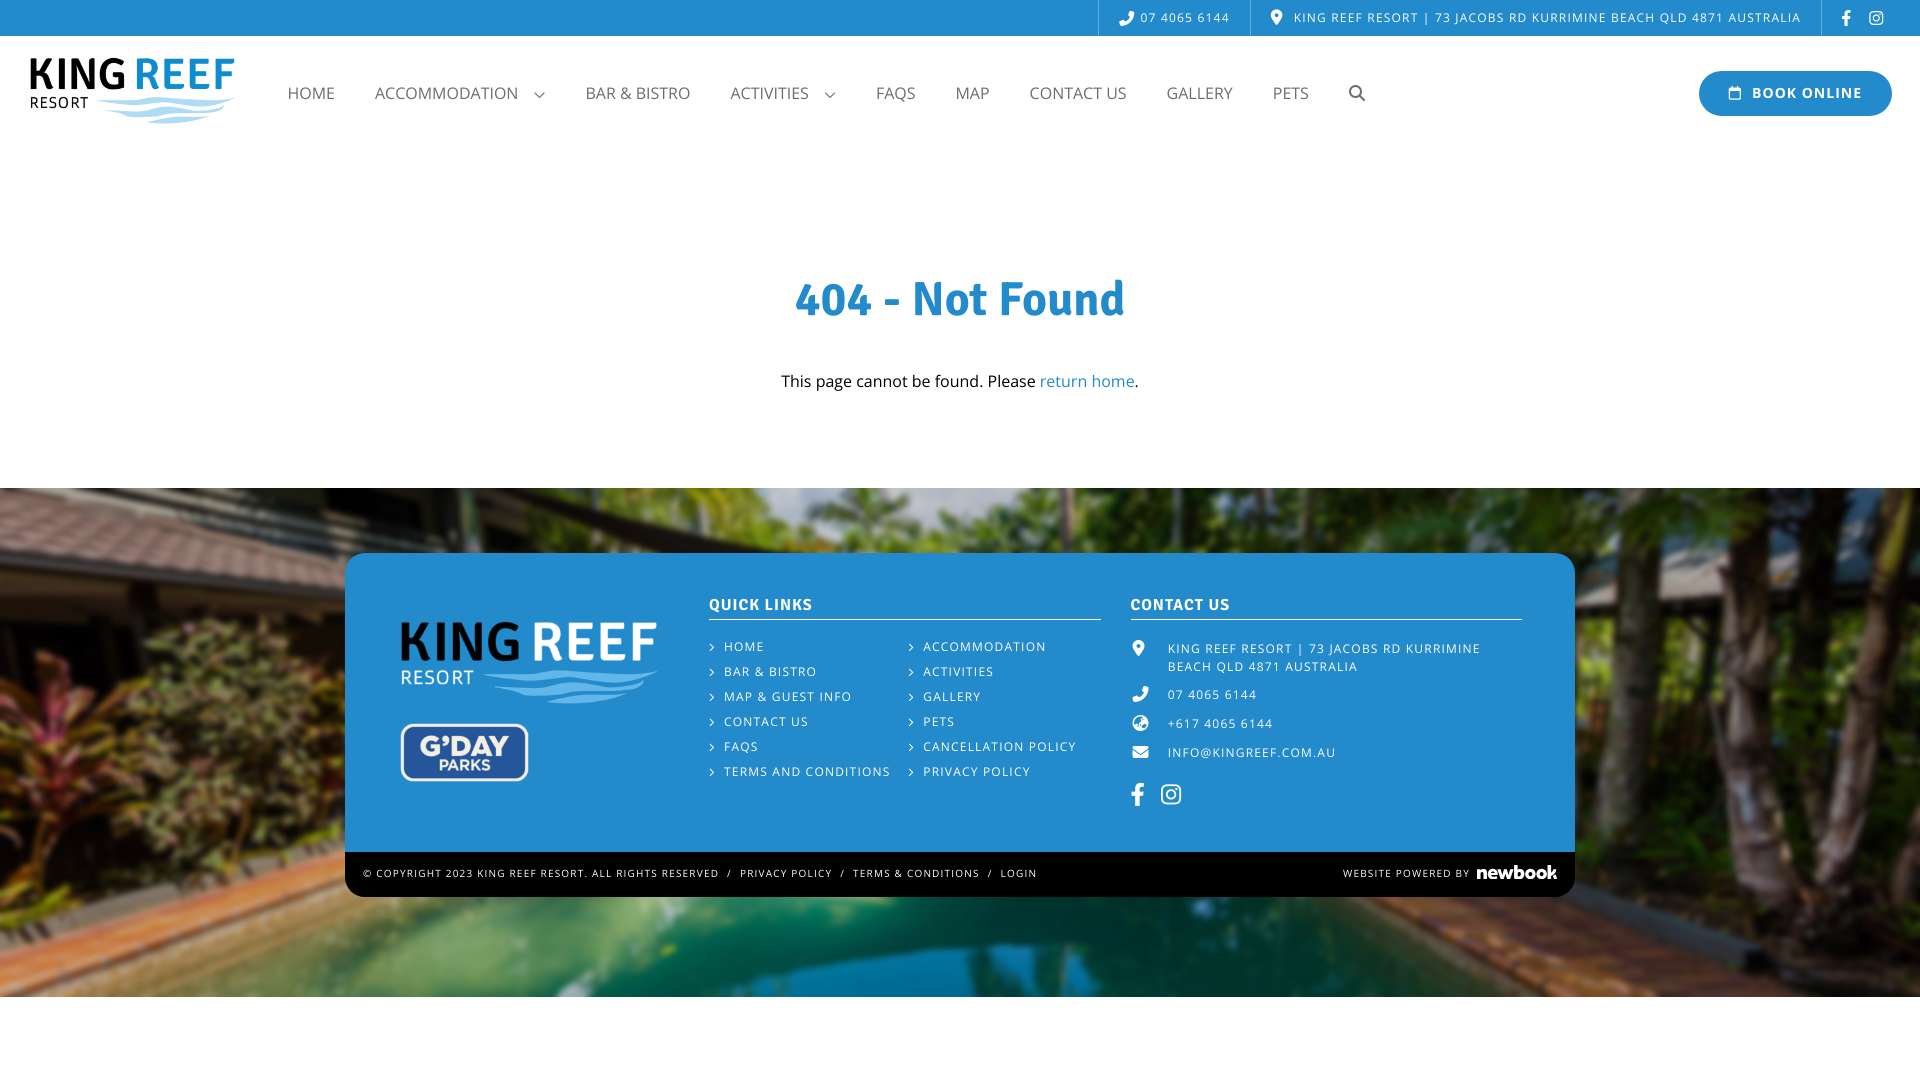  I want to click on 'GALLERY', so click(943, 696).